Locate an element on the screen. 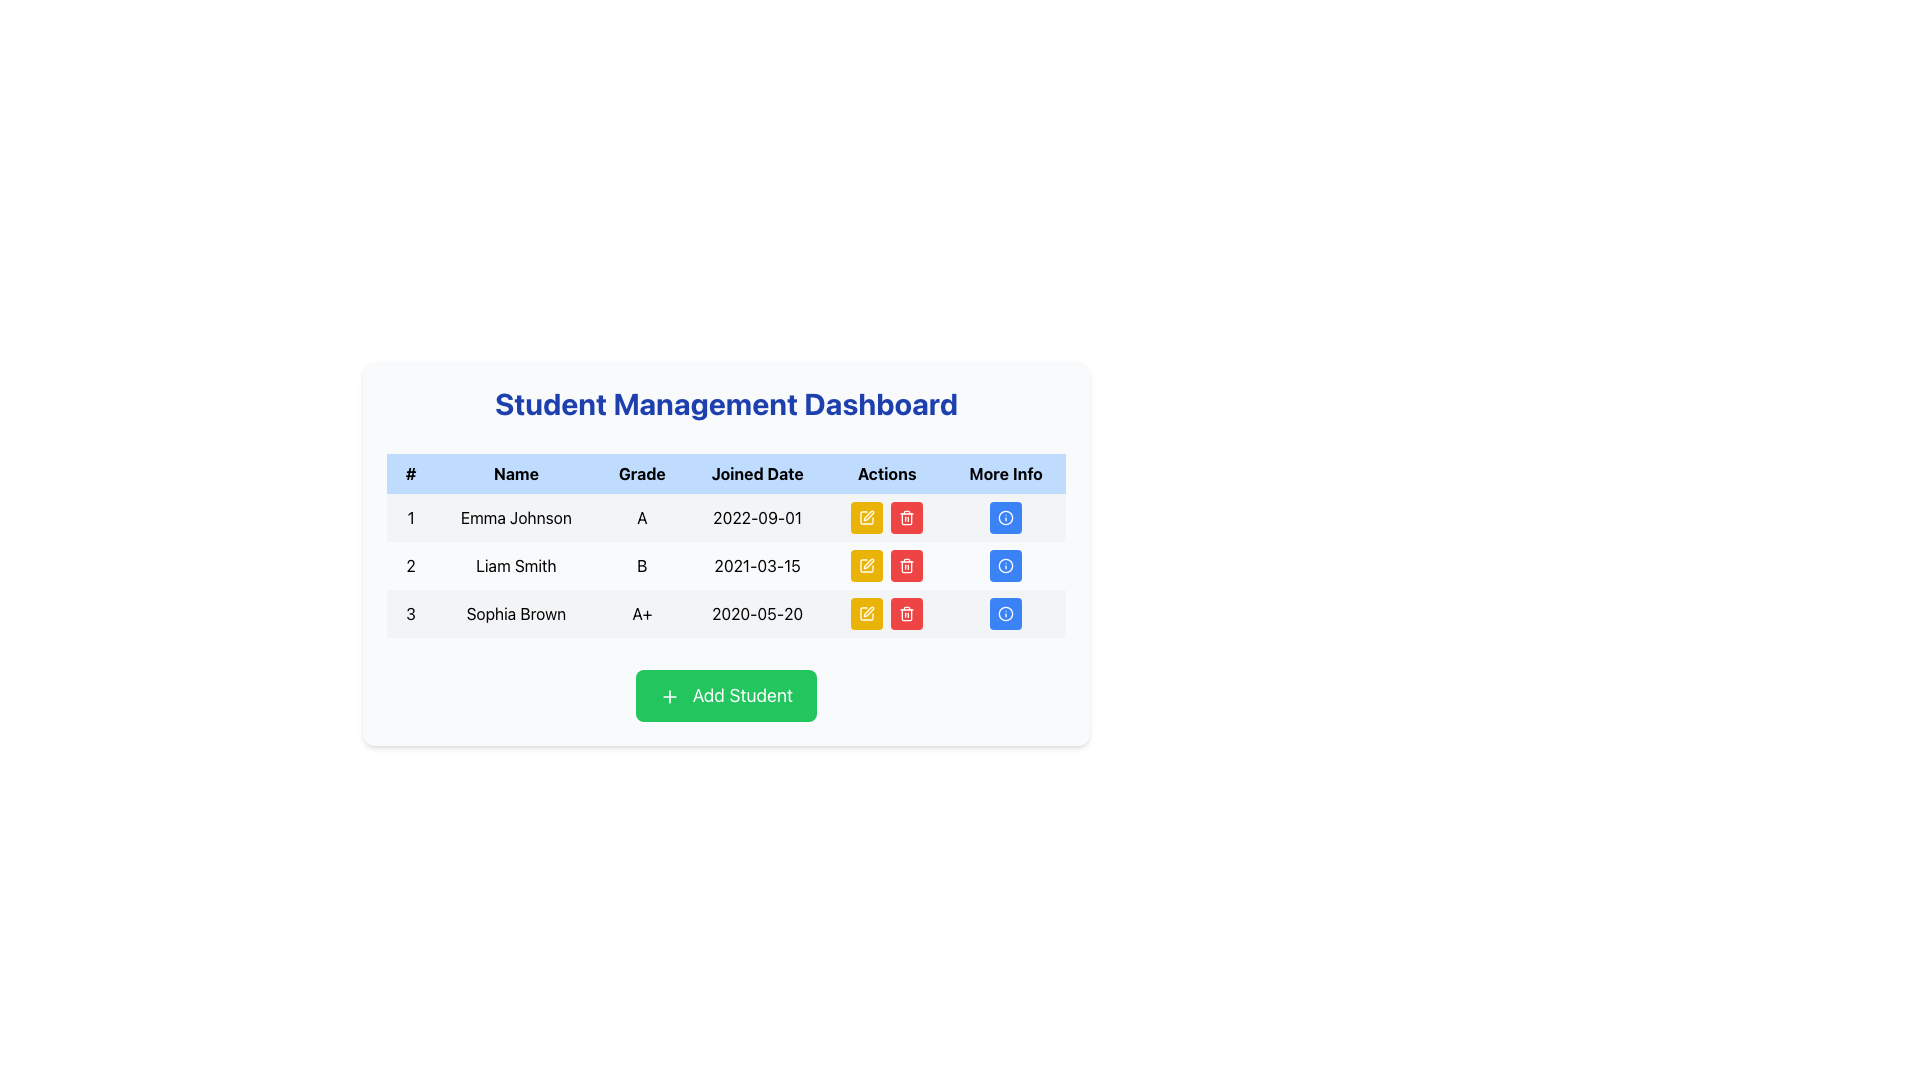  the text component displaying '2020-05-20' in the 'Joined Date' section of the table, located in the fourth column of the third row is located at coordinates (756, 612).